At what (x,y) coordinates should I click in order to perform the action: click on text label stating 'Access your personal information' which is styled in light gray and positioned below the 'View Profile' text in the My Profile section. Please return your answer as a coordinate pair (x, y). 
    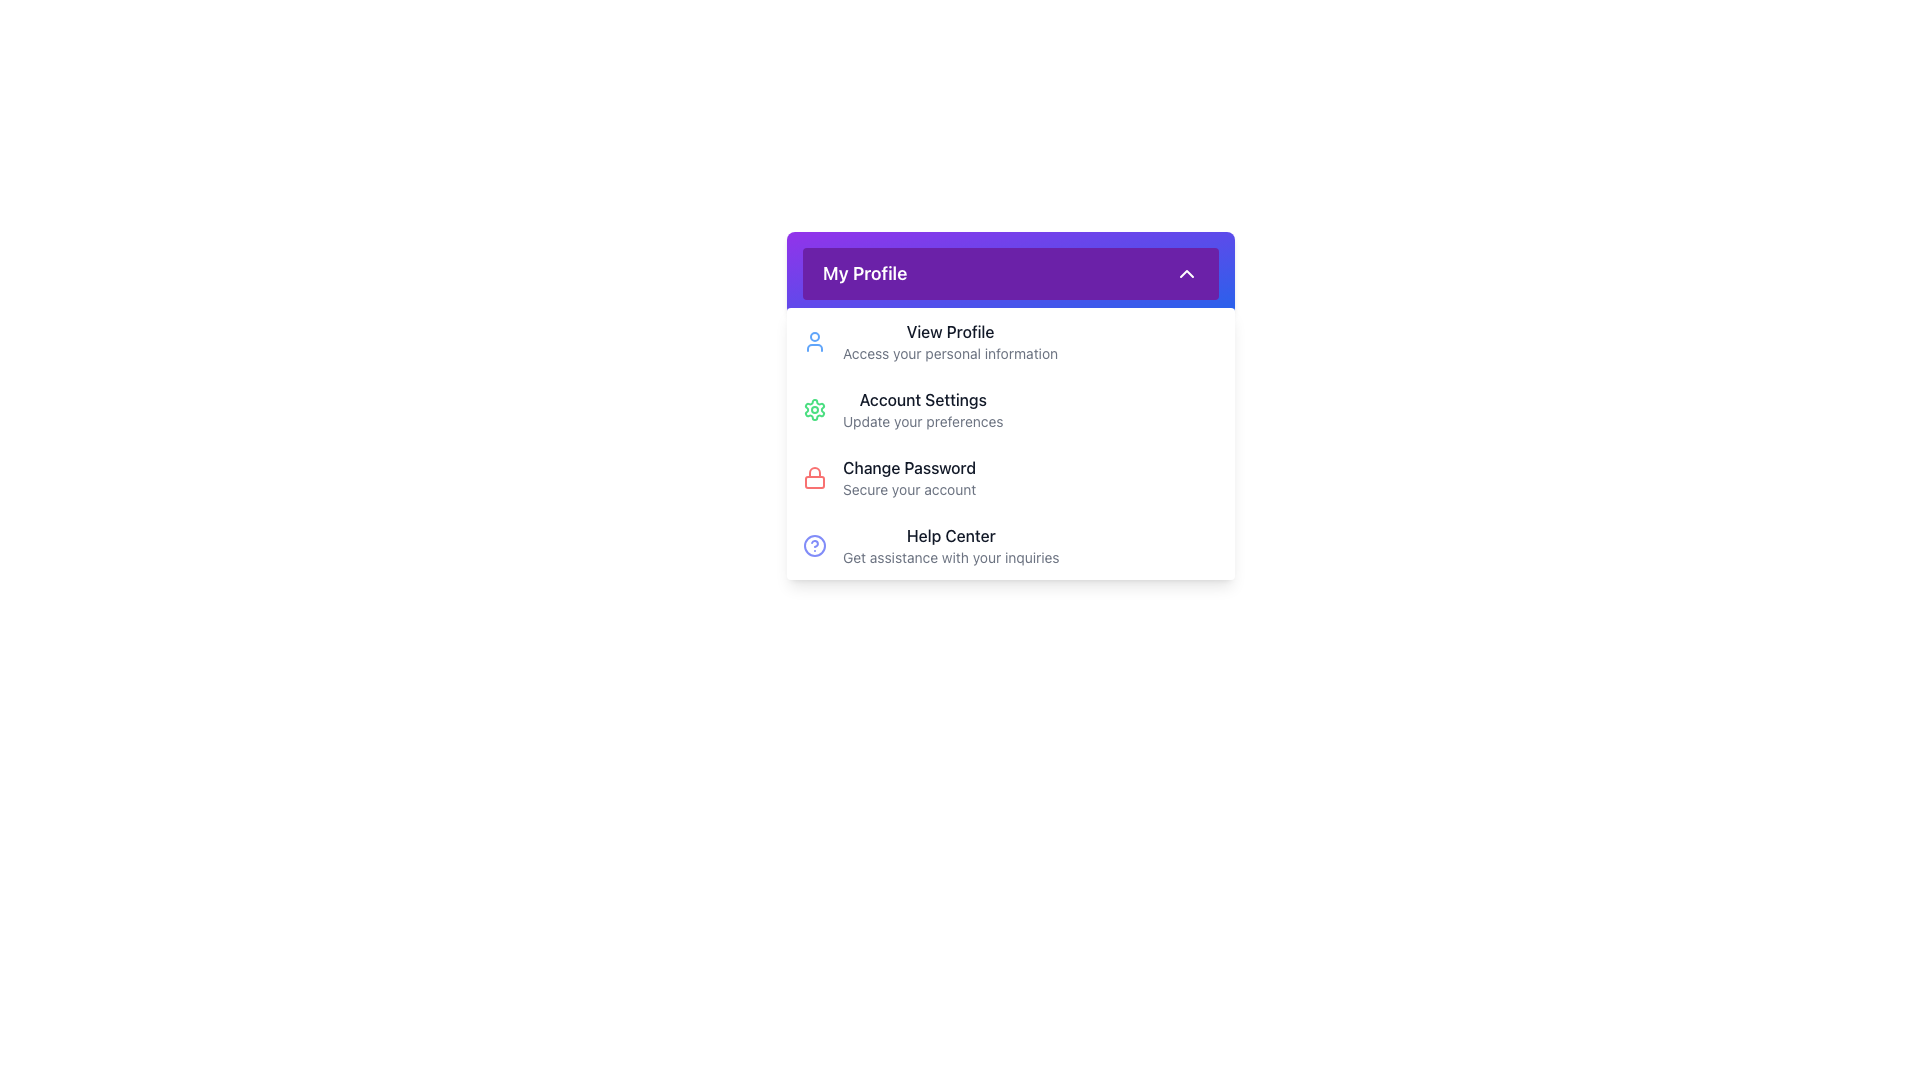
    Looking at the image, I should click on (949, 353).